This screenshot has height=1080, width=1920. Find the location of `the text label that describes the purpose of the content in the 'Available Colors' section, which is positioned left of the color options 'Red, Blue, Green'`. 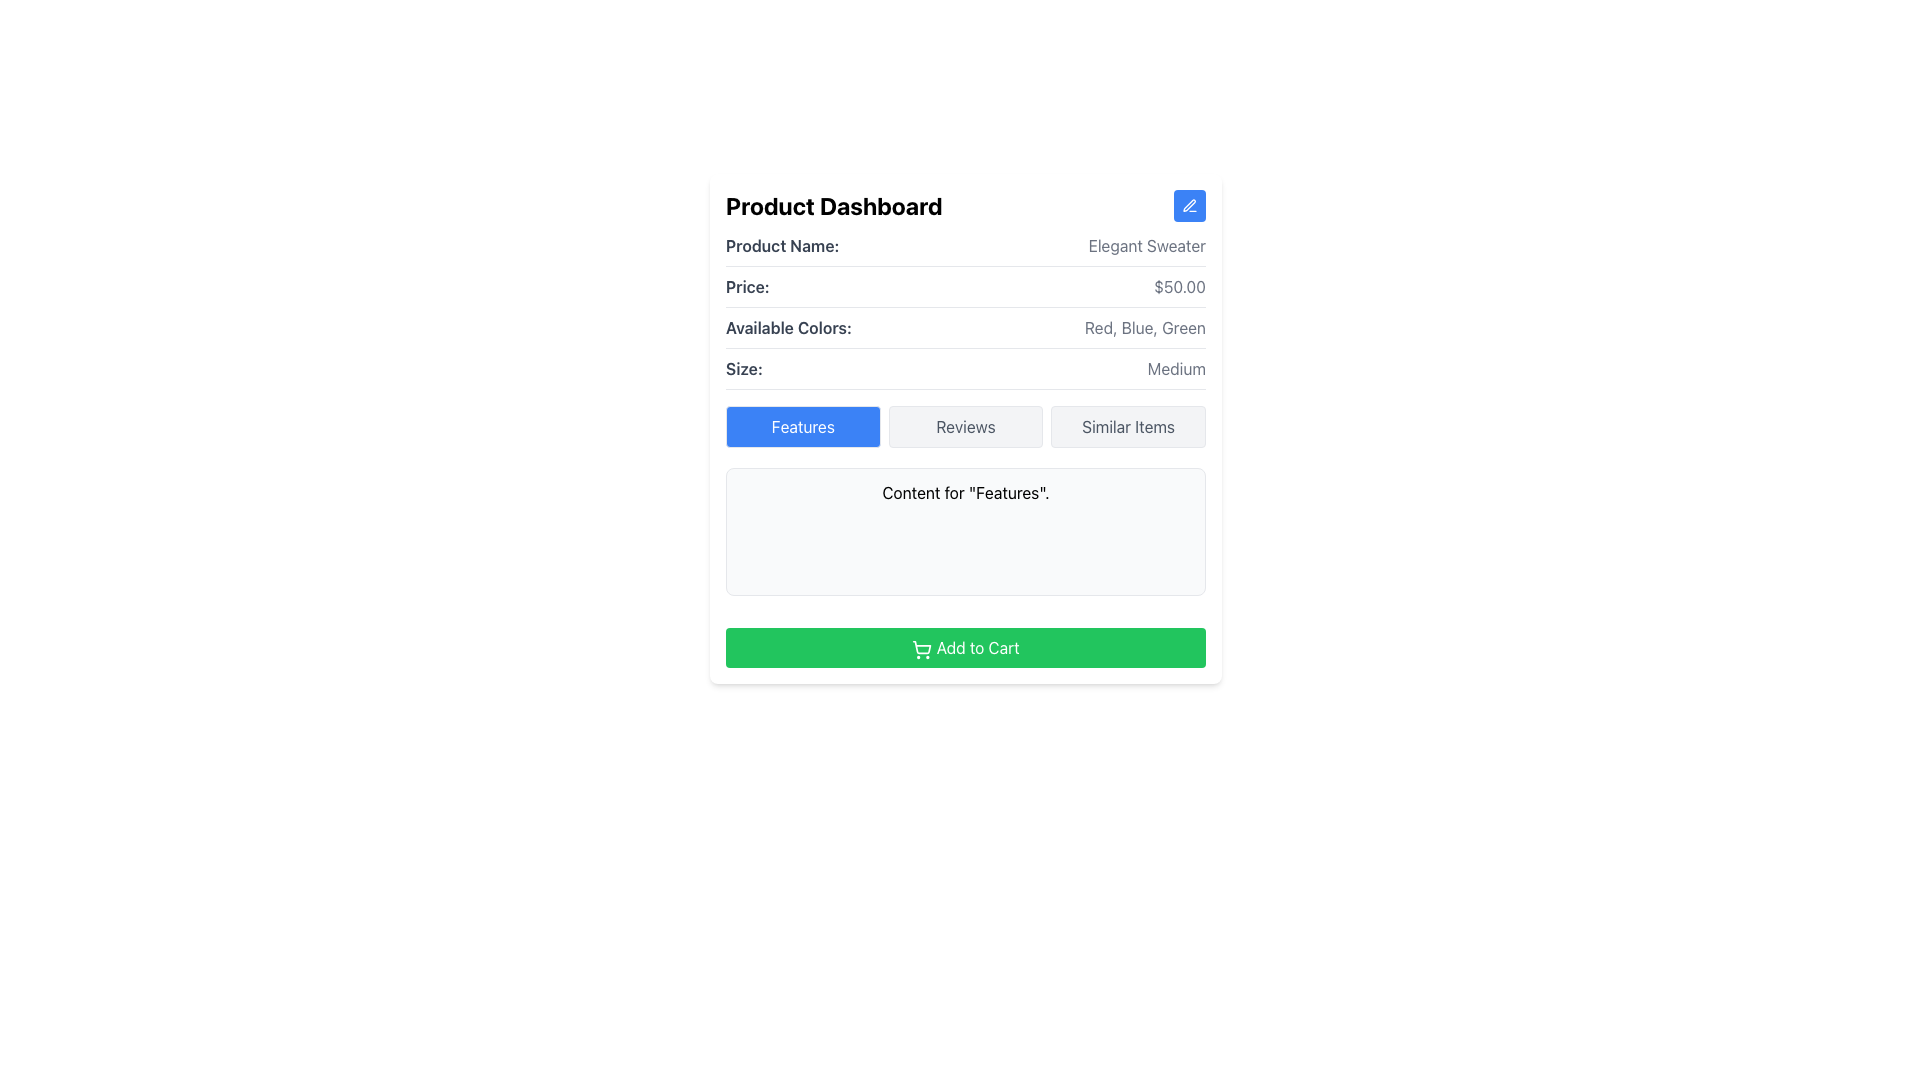

the text label that describes the purpose of the content in the 'Available Colors' section, which is positioned left of the color options 'Red, Blue, Green' is located at coordinates (787, 326).